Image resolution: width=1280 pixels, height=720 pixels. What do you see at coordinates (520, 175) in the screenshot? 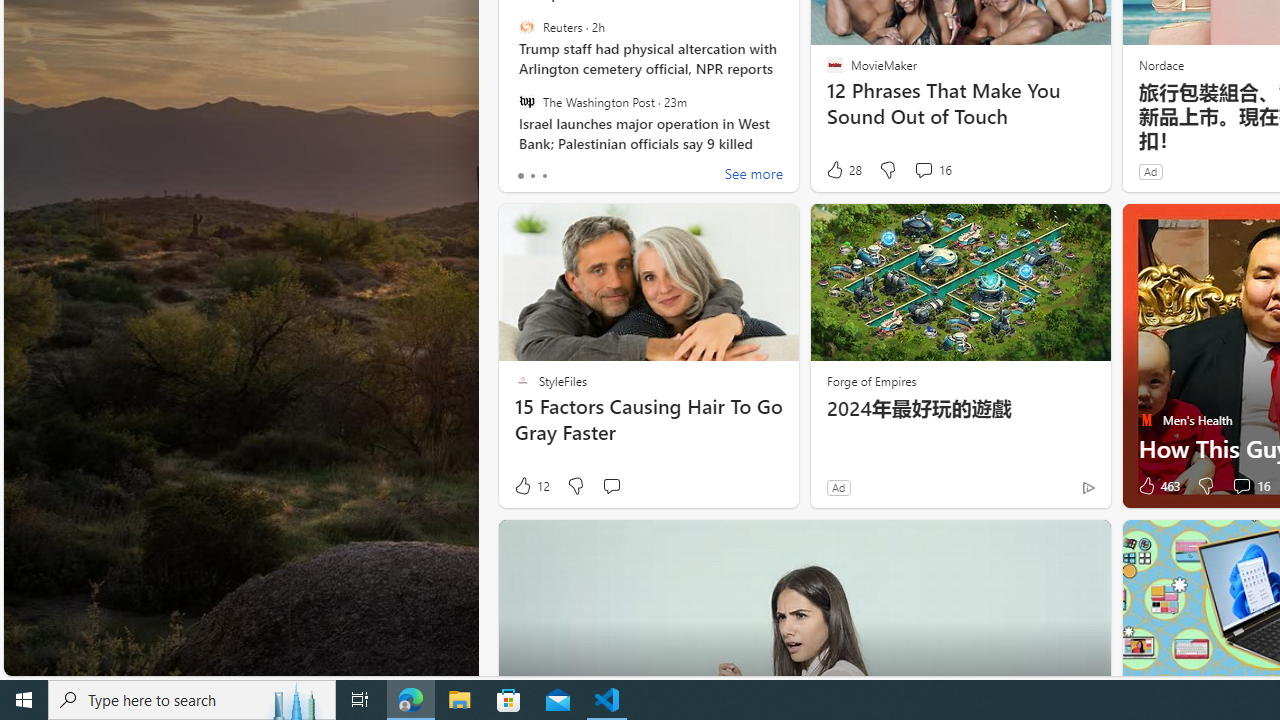
I see `'tab-0'` at bounding box center [520, 175].